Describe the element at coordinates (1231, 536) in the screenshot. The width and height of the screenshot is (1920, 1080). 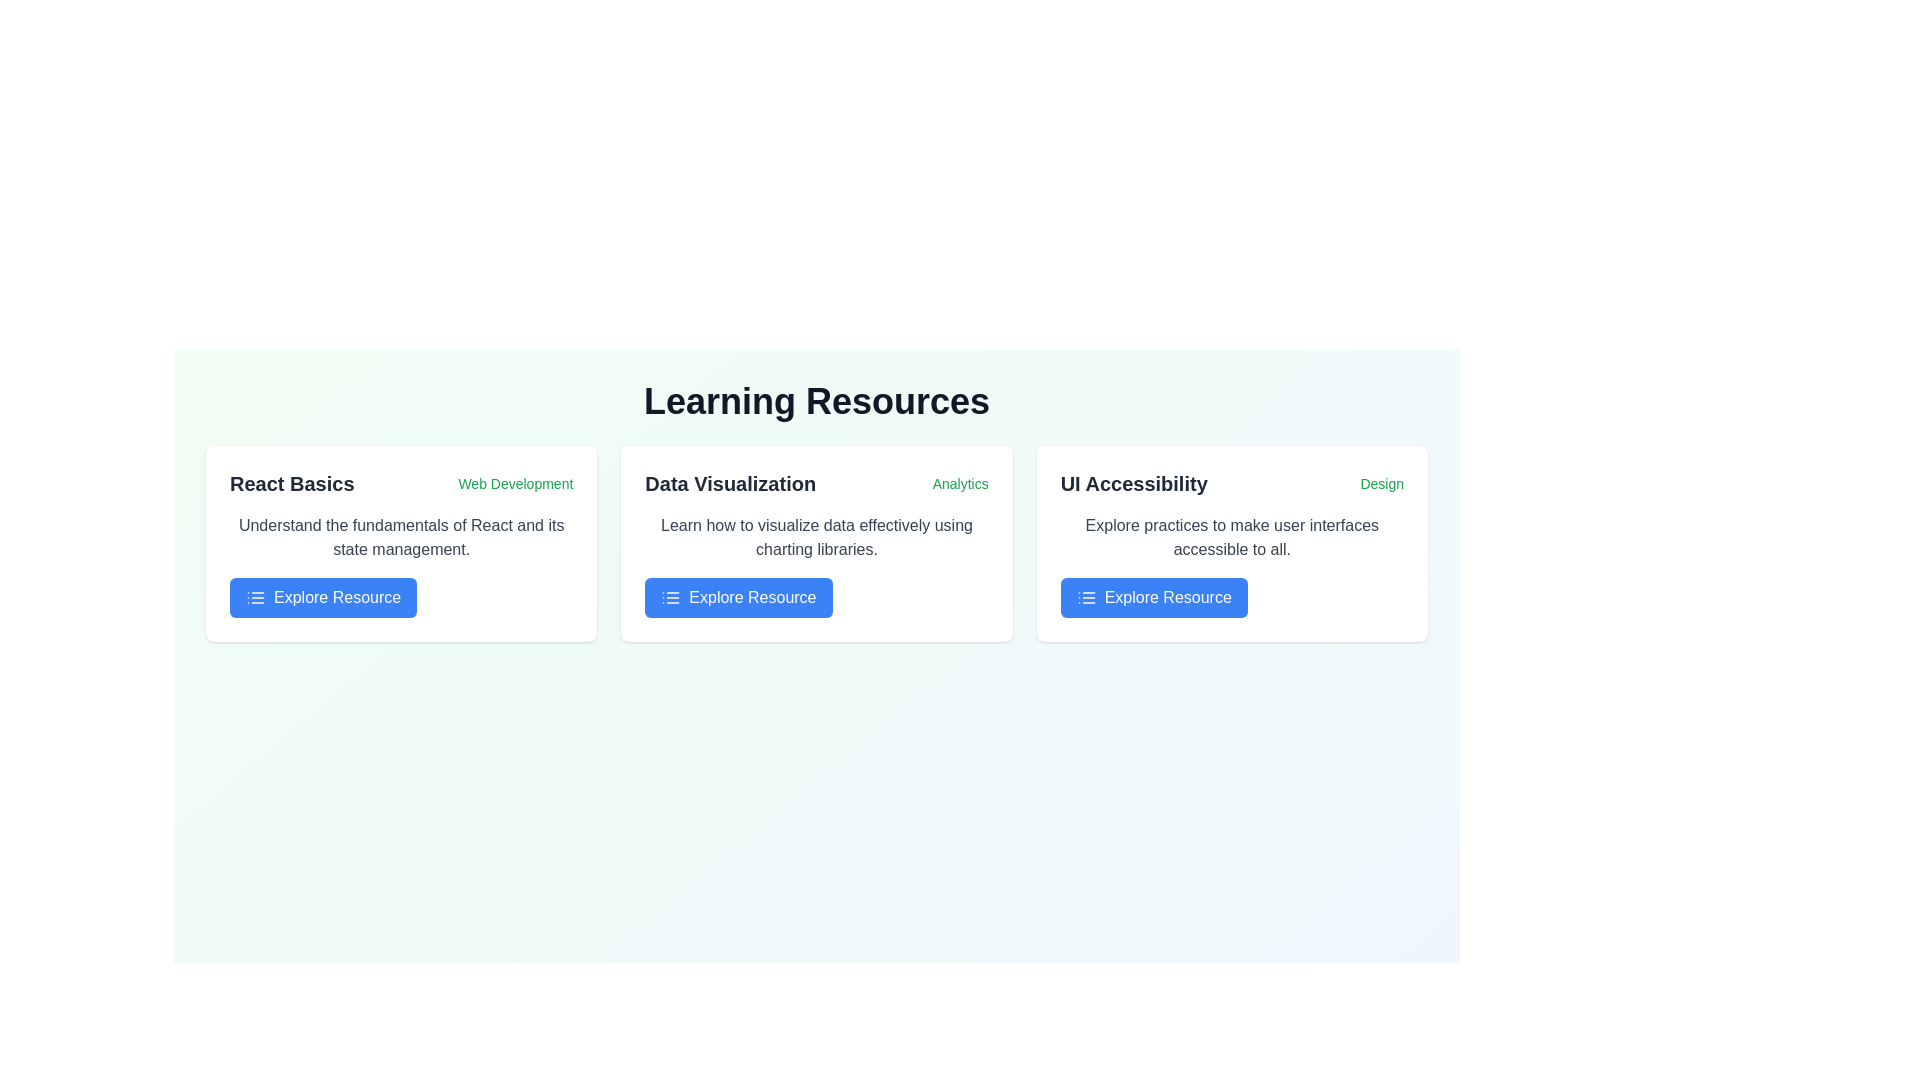
I see `descriptive static text located in the third card titled 'UI Accessibility', positioned under its header and above the 'Explore Resource' button` at that location.